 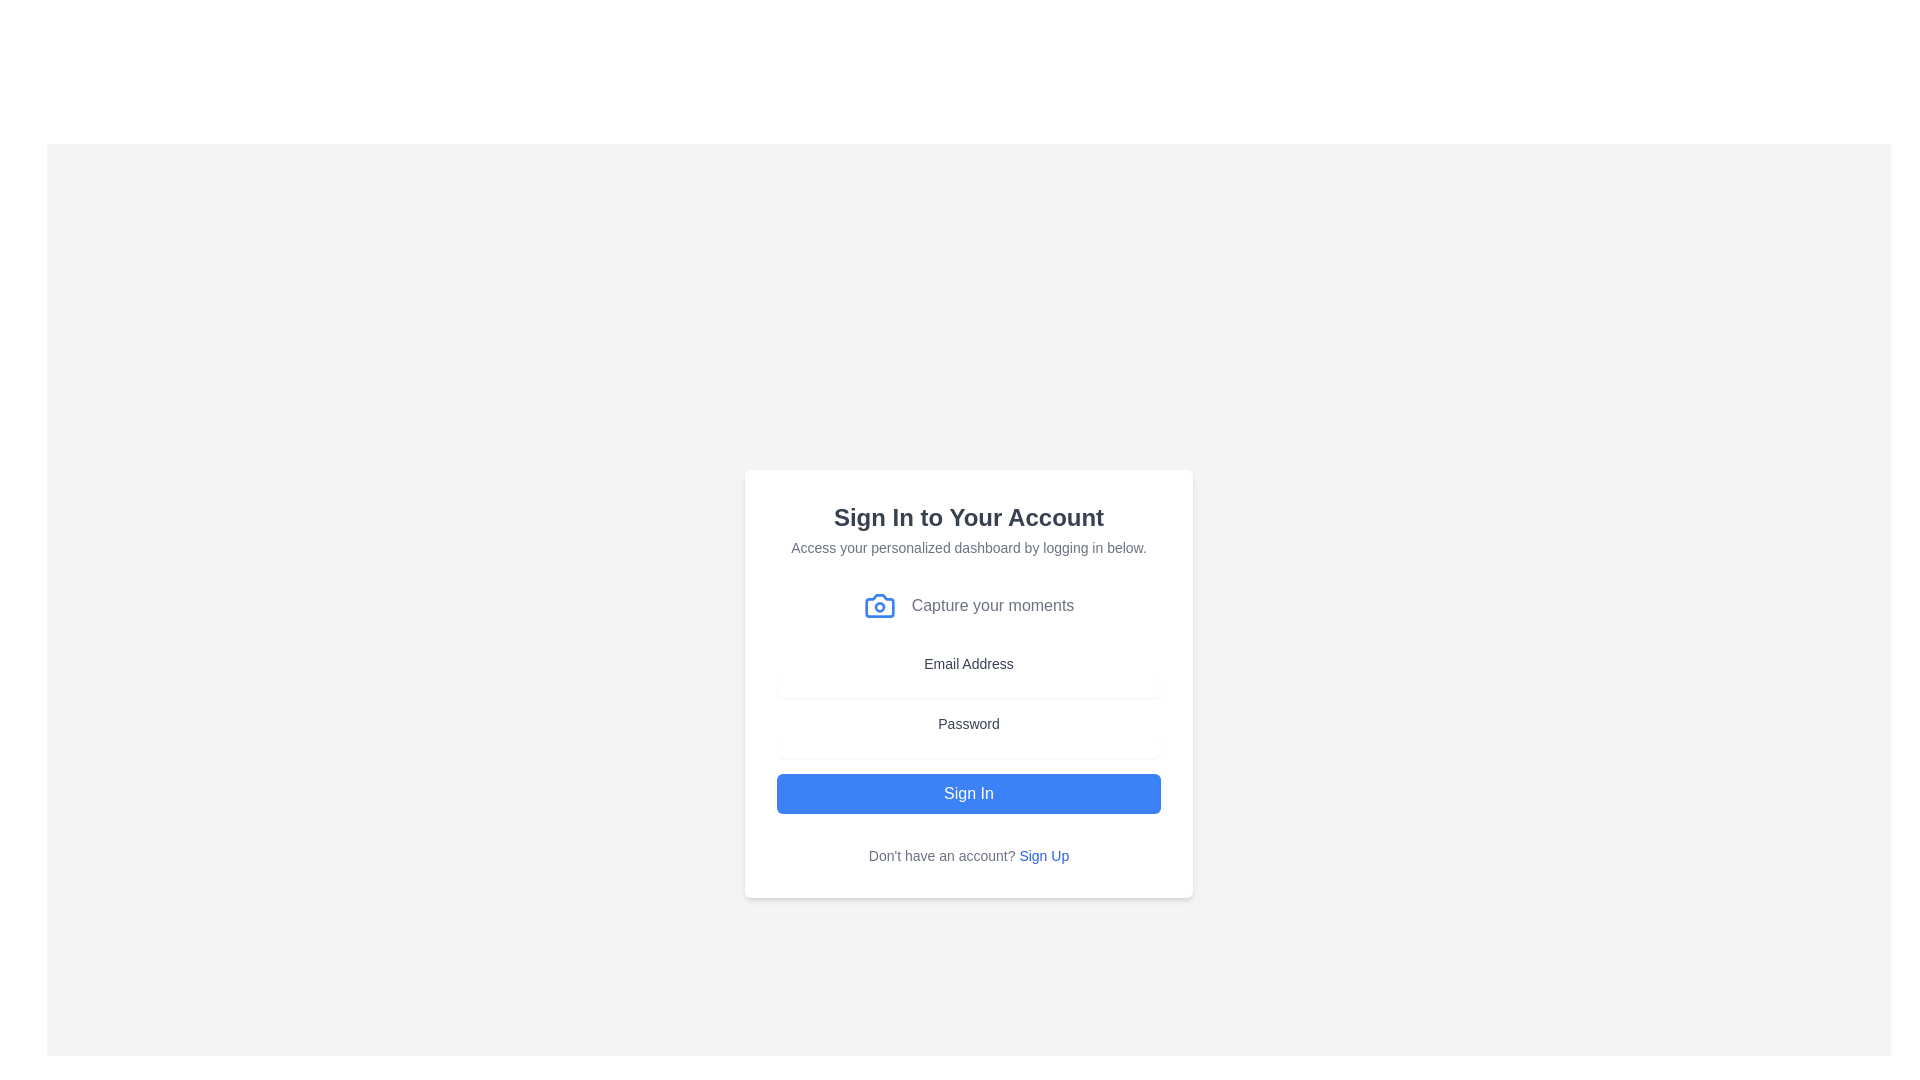 I want to click on the 'Sign Up' hyperlink styled in blue at the bottom center of the login card, so click(x=1043, y=855).